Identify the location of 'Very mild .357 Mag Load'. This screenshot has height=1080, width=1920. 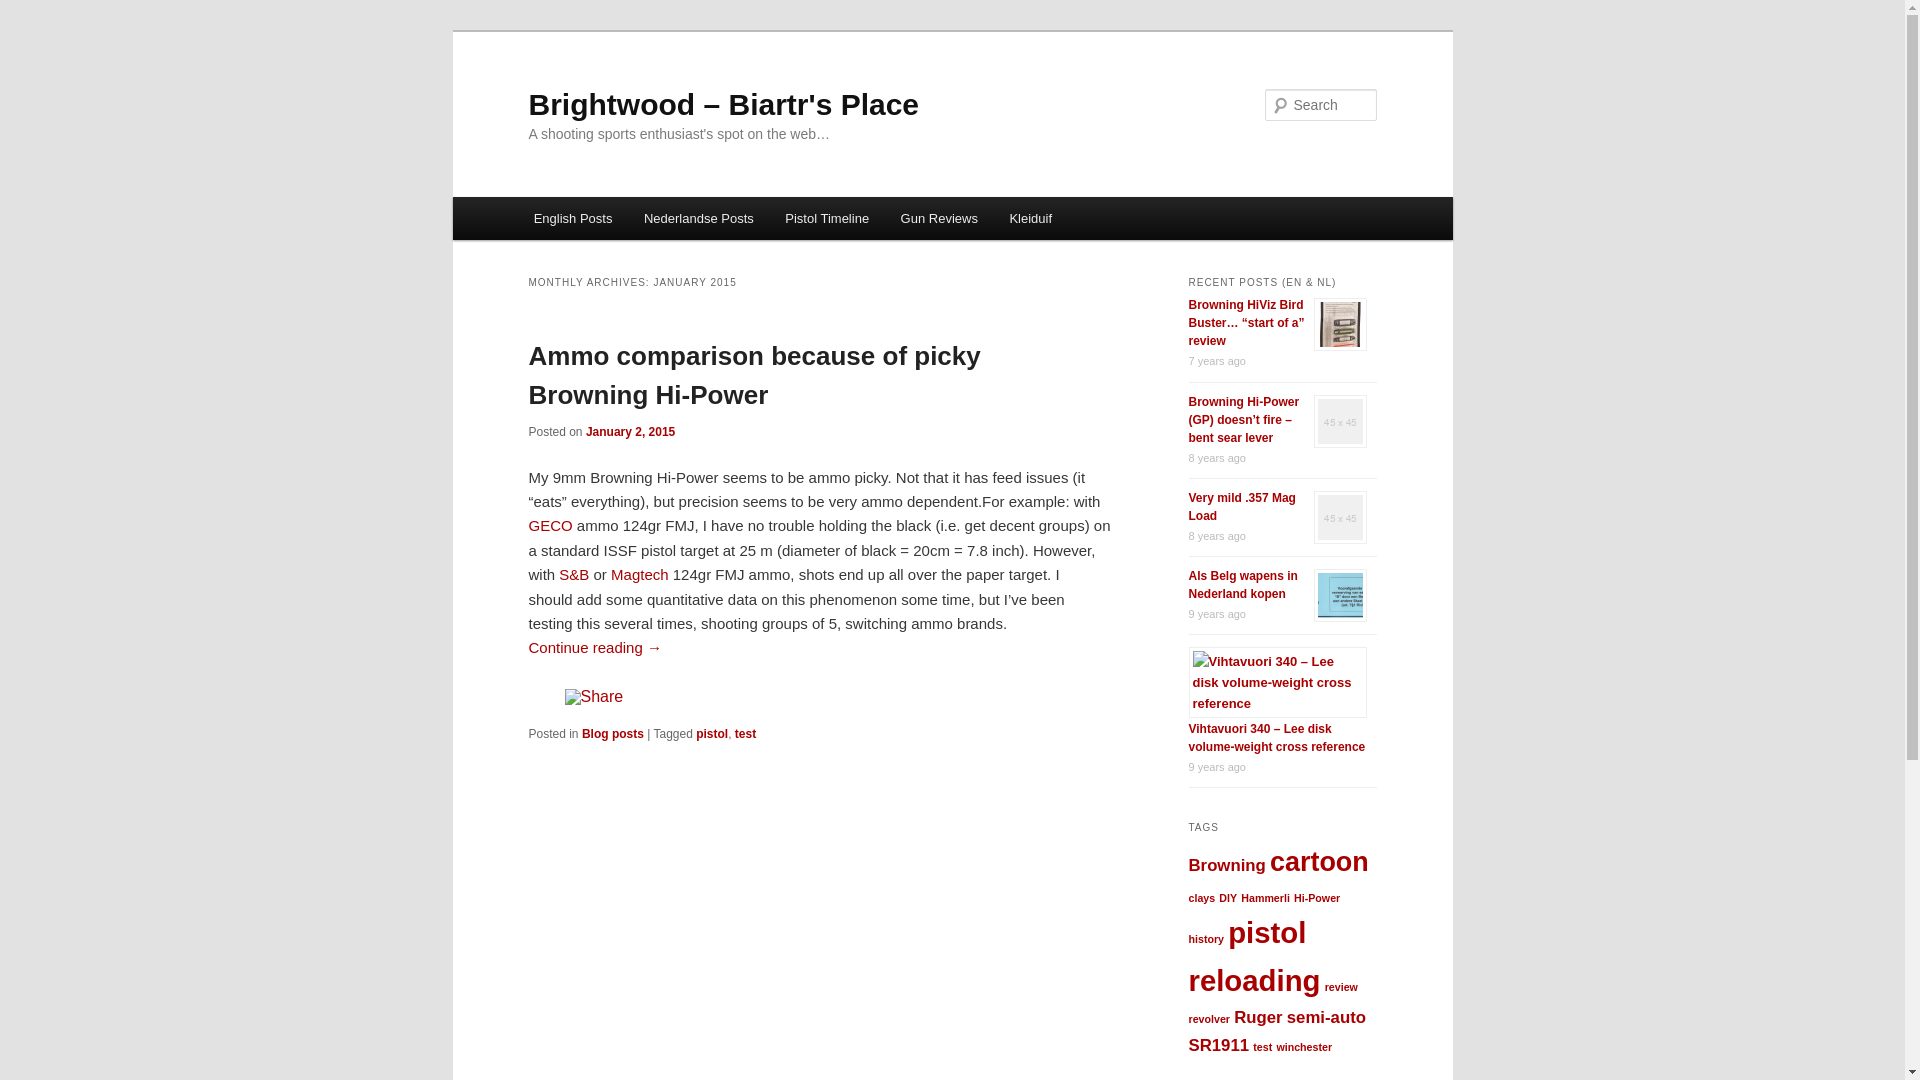
(1240, 505).